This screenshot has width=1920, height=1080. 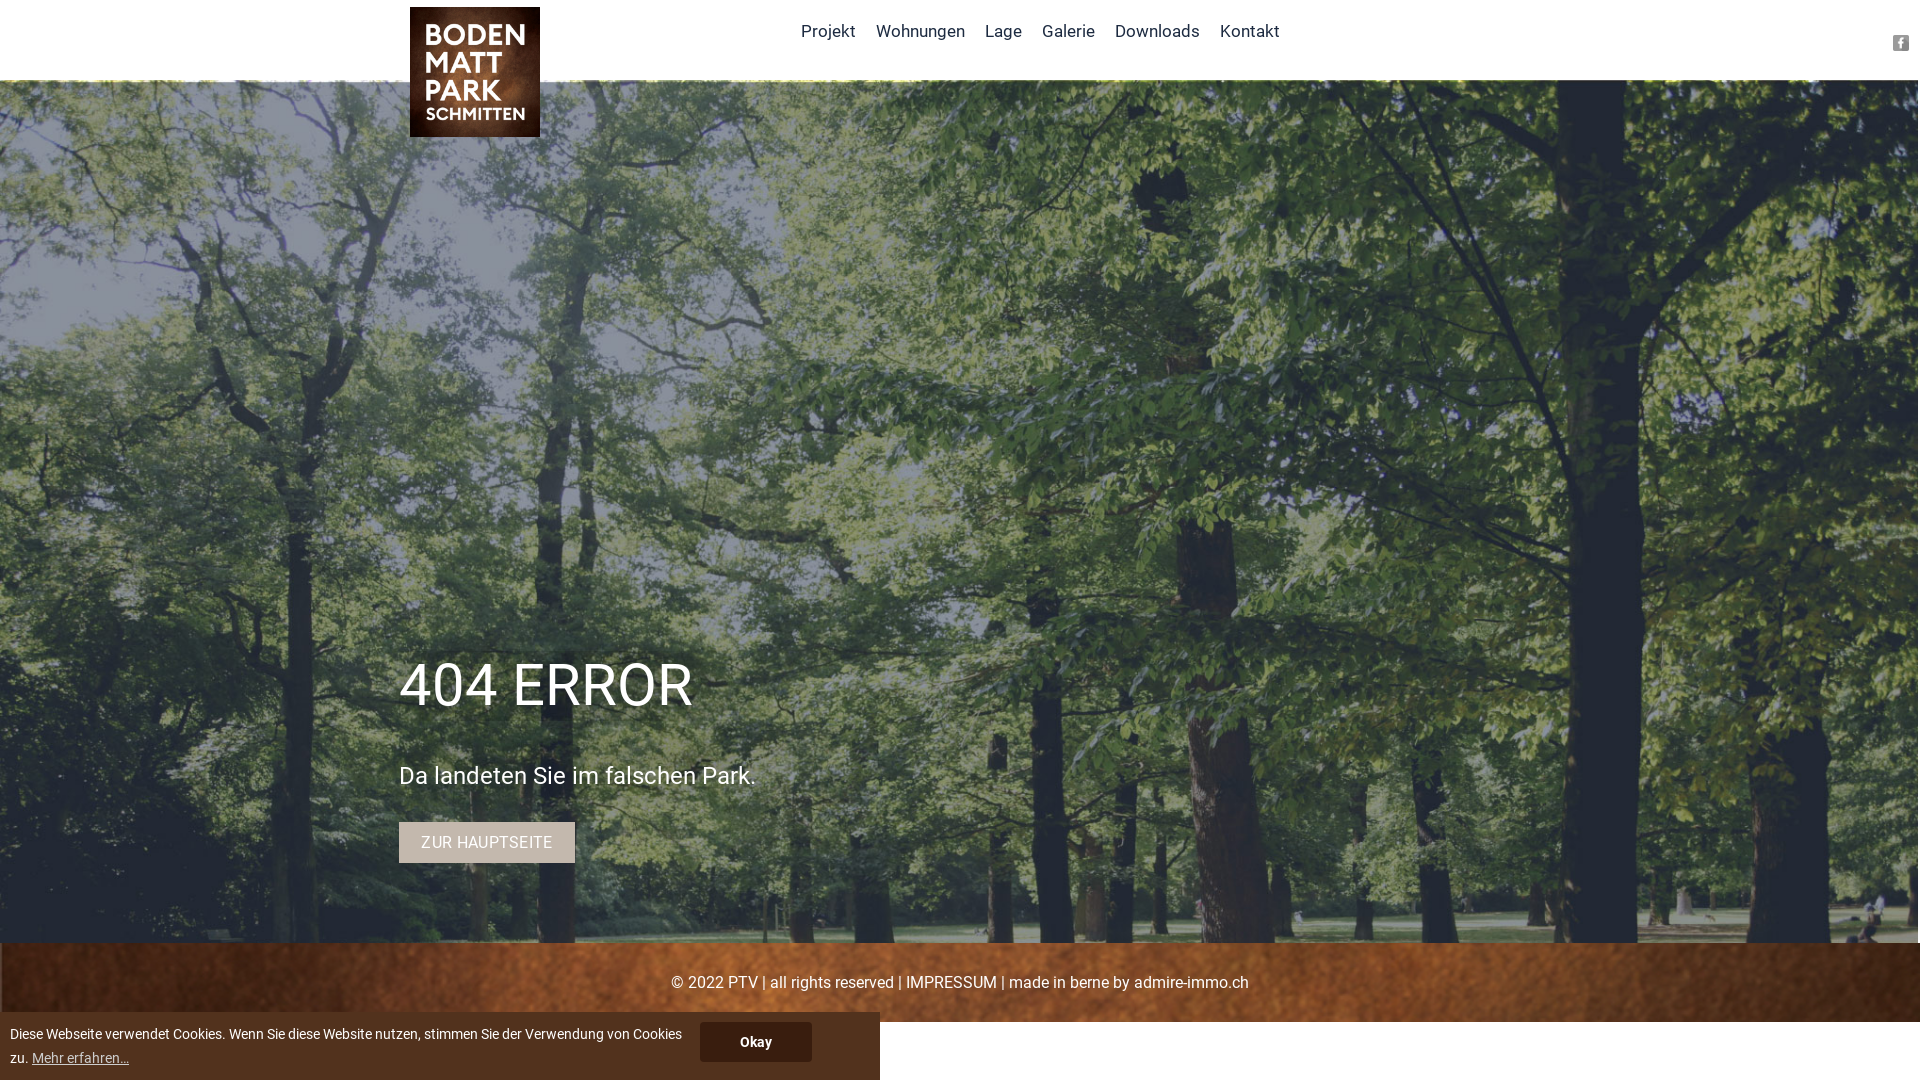 What do you see at coordinates (1103, 30) in the screenshot?
I see `'Downloads'` at bounding box center [1103, 30].